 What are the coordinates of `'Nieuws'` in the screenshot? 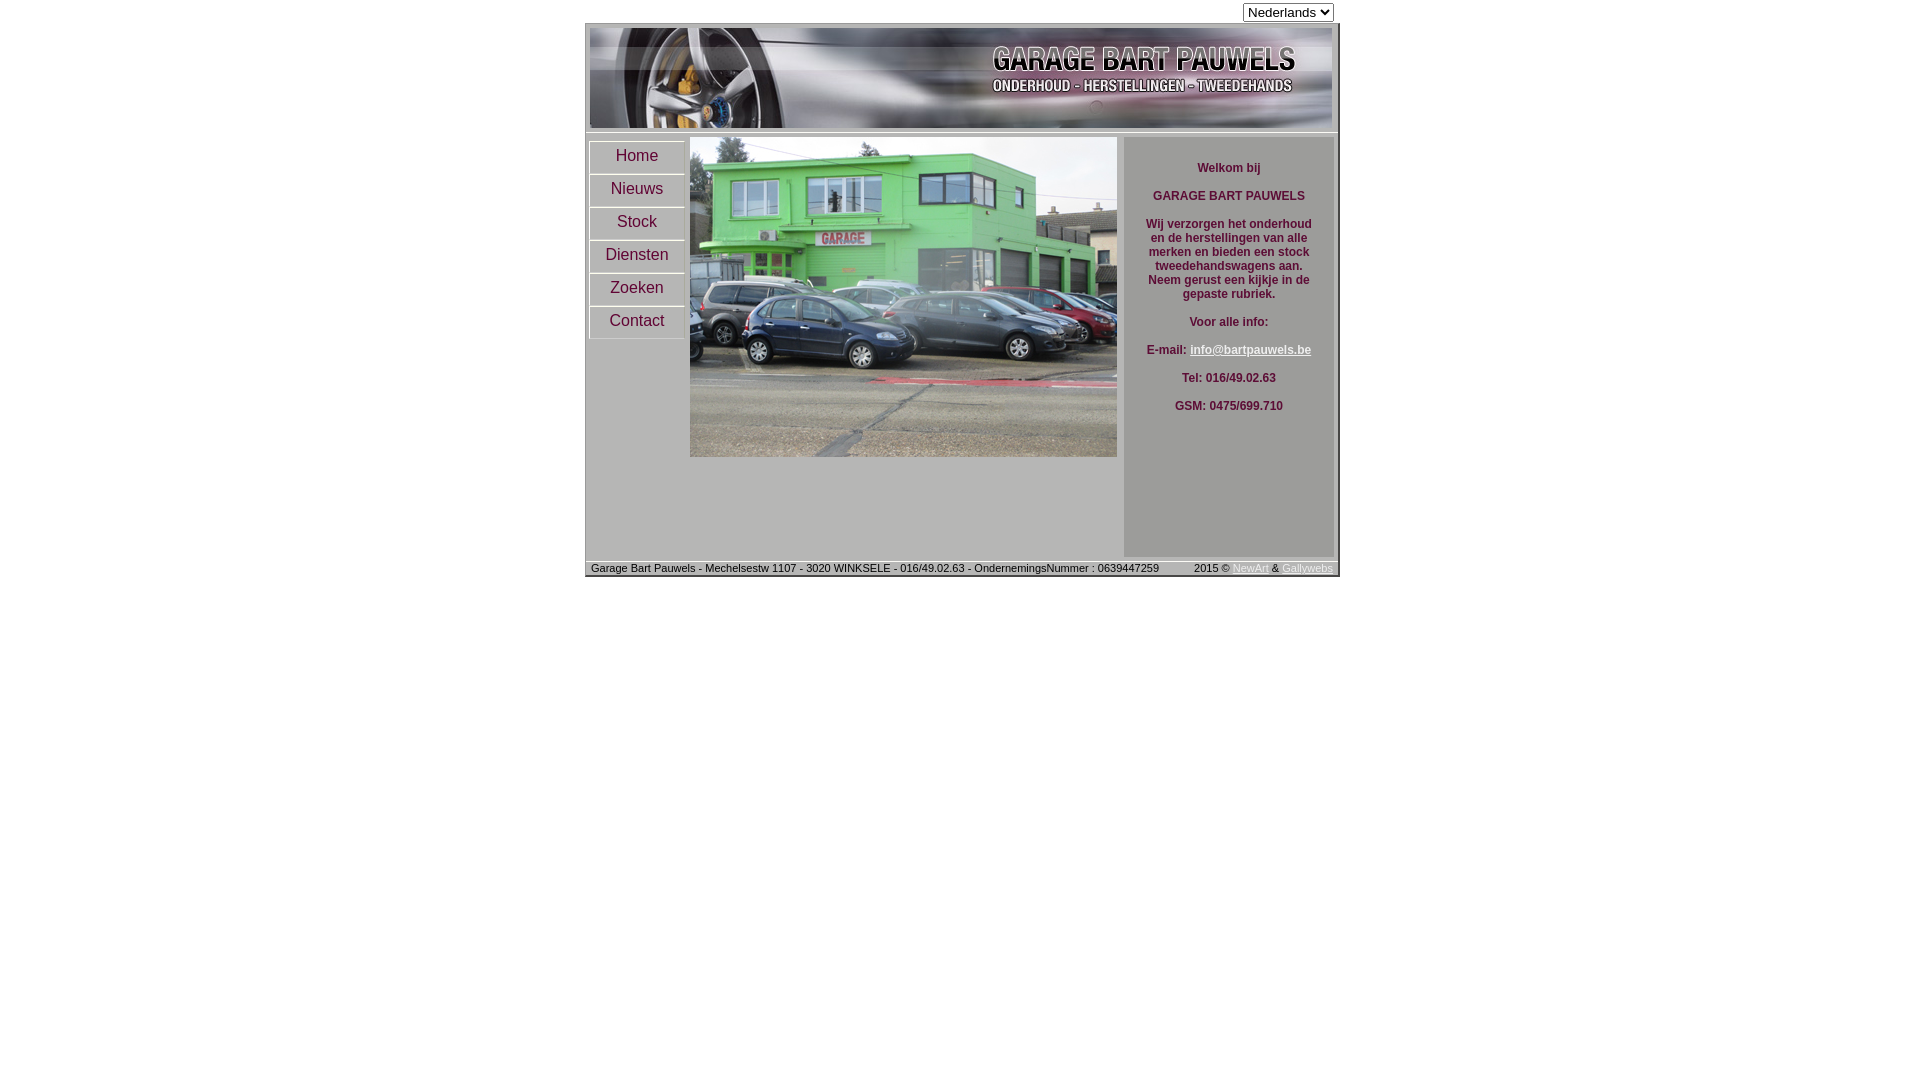 It's located at (636, 190).